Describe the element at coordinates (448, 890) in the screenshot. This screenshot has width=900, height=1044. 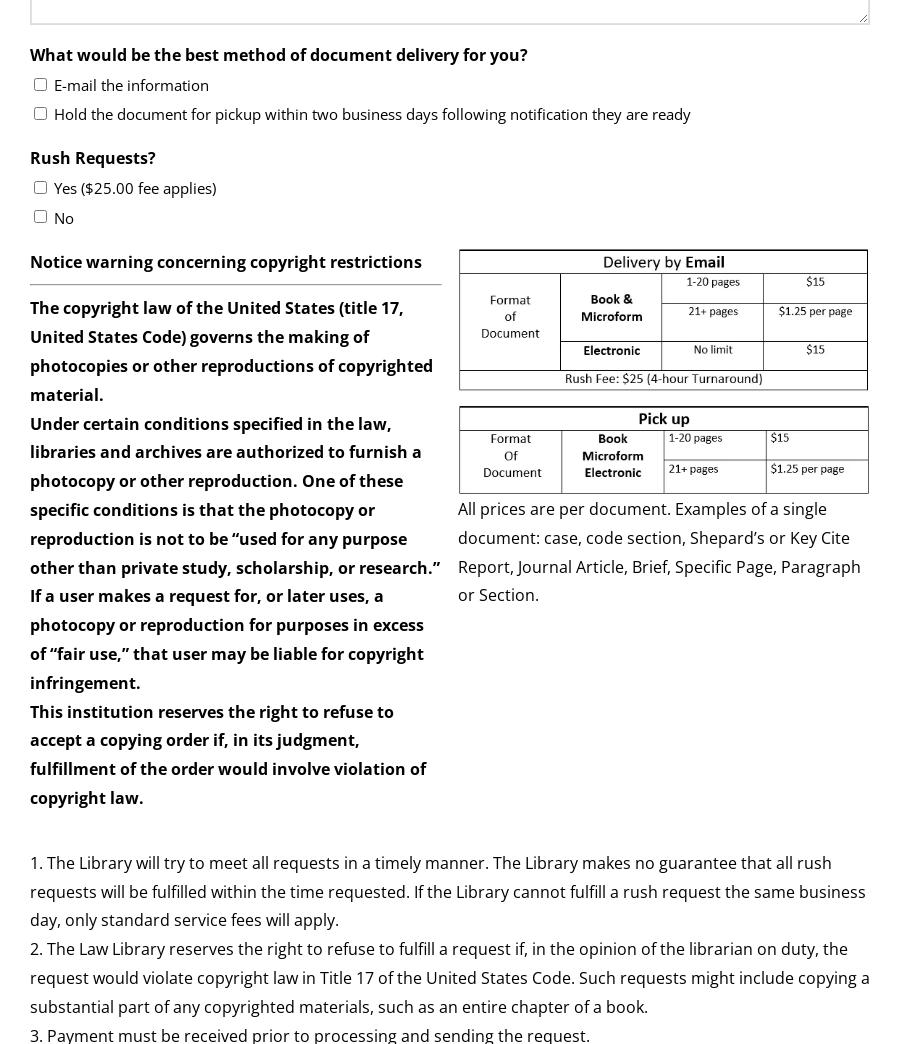
I see `'1. The Library will try to meet all requests in a timely manner. The Library makes no guarantee that all rush requests will be fulfilled within the time
requested. If the Library cannot fulfill a rush request
the same business day, only standard service fees
will apply.'` at that location.